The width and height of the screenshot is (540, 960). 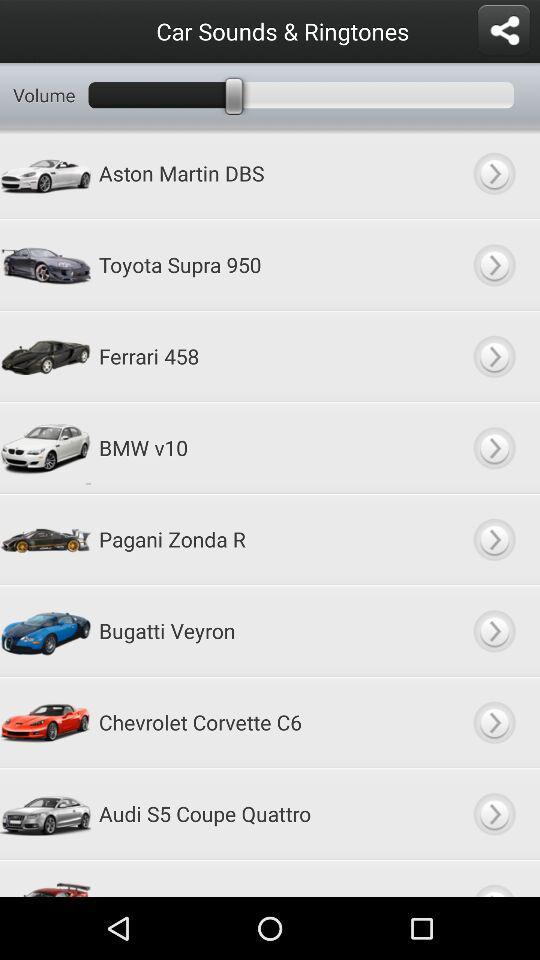 What do you see at coordinates (493, 629) in the screenshot?
I see `to go previous` at bounding box center [493, 629].